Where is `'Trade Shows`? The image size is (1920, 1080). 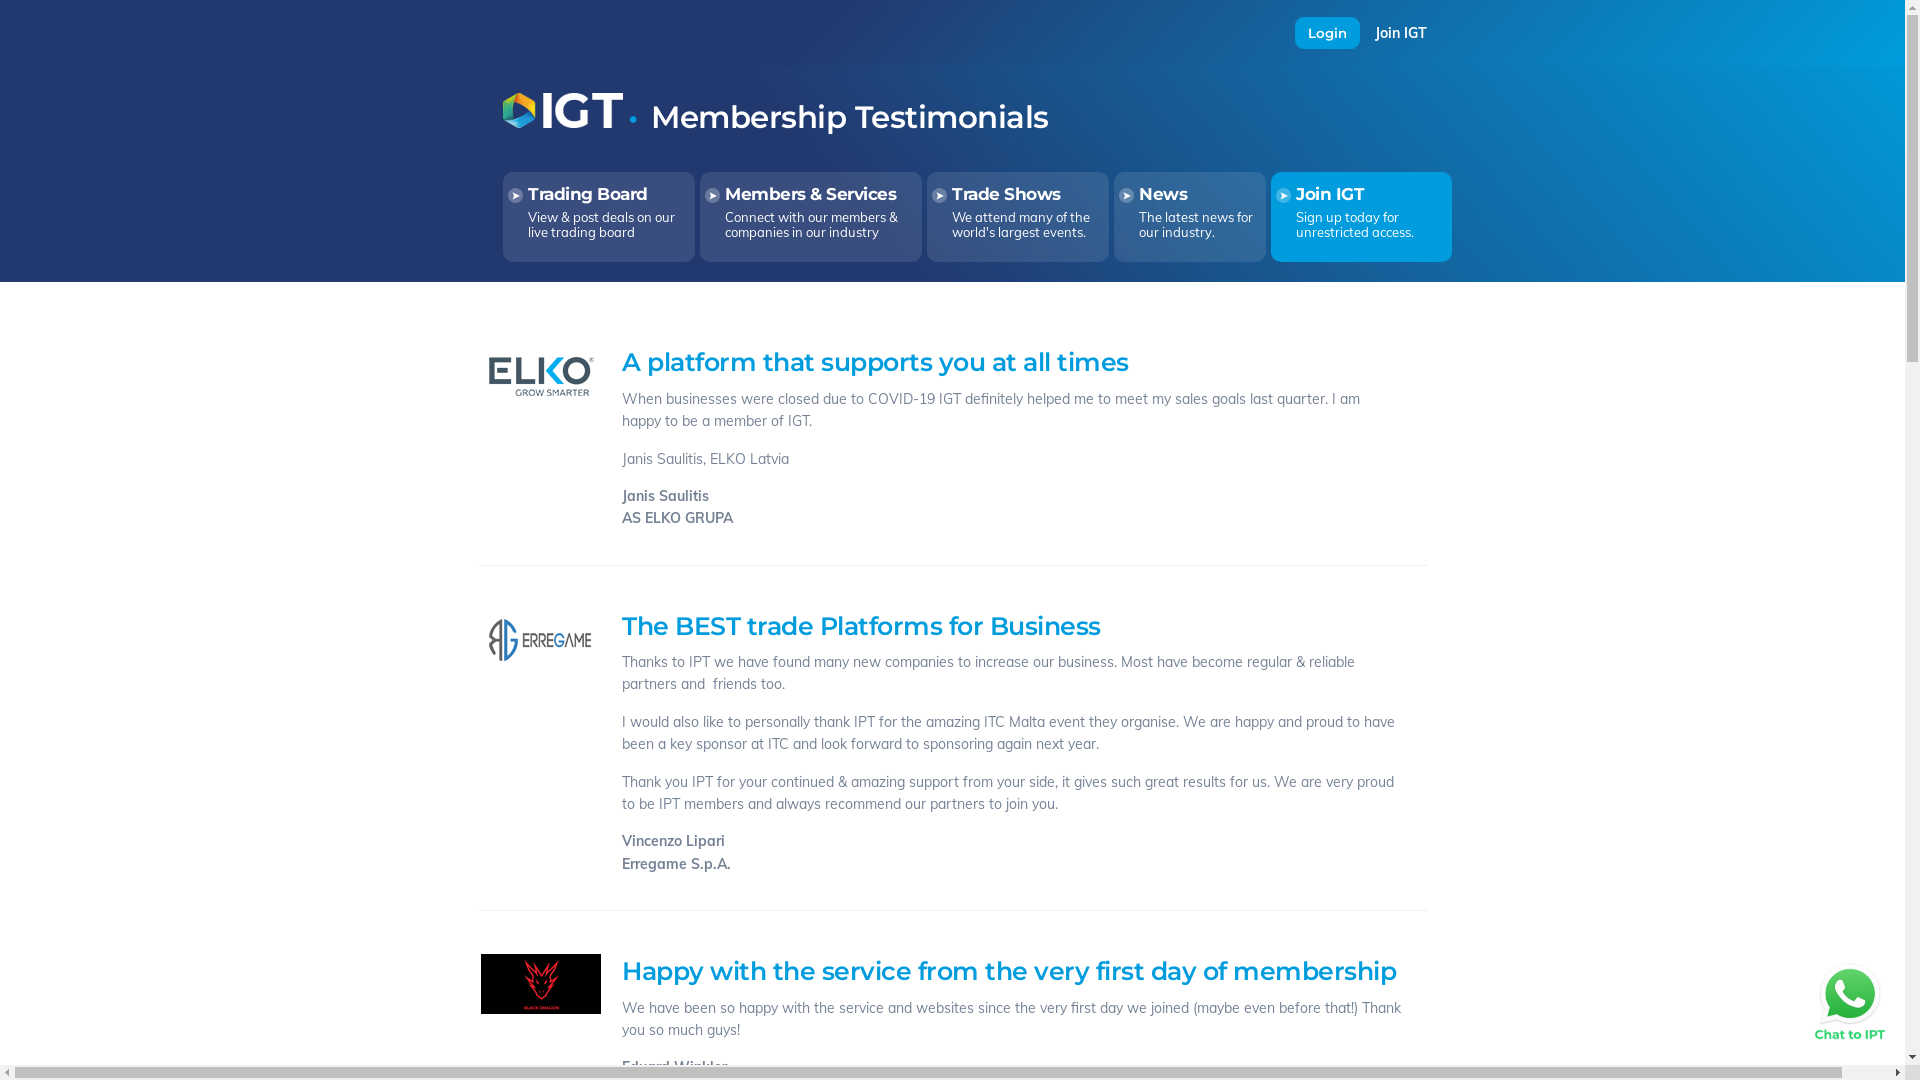 'Trade Shows is located at coordinates (1017, 216).